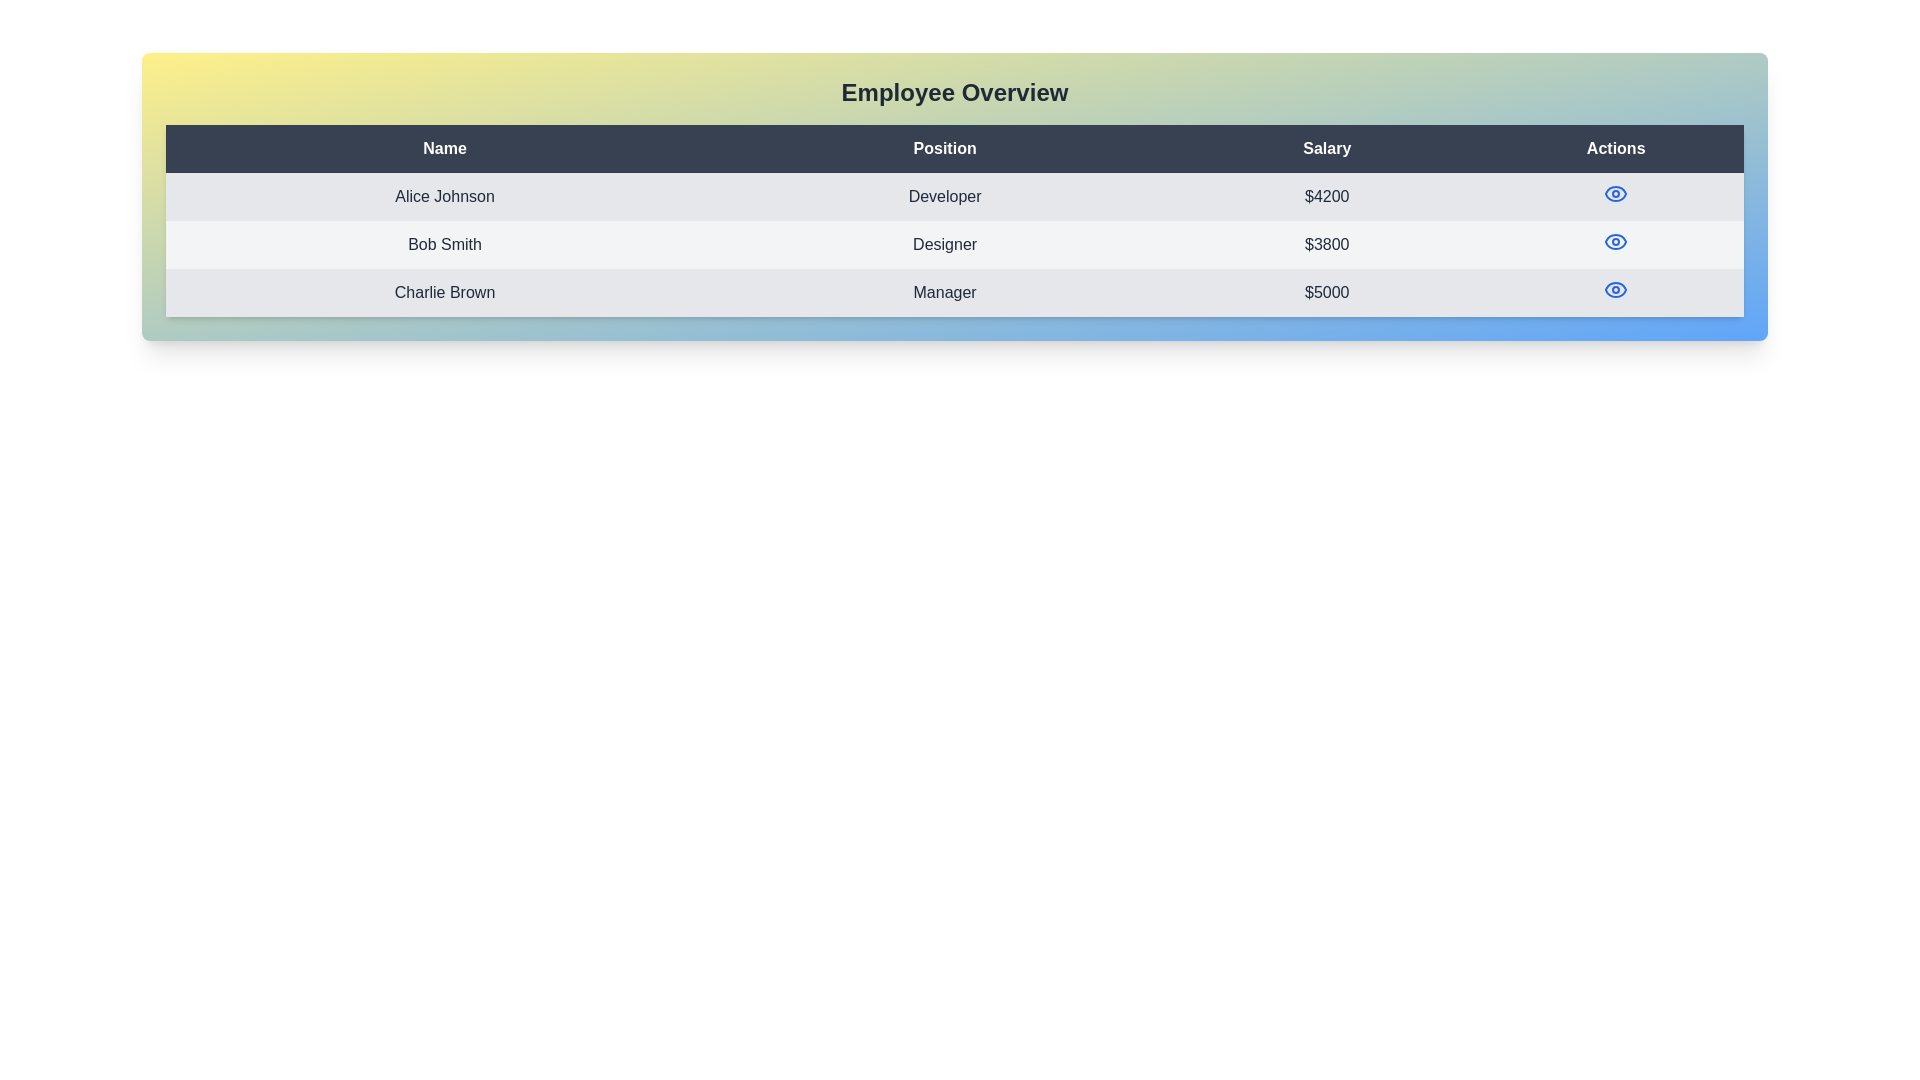  What do you see at coordinates (1616, 289) in the screenshot?
I see `the eye-shaped icon button with a circular pupil-like center in the Actions column of Charlie Brown's row` at bounding box center [1616, 289].